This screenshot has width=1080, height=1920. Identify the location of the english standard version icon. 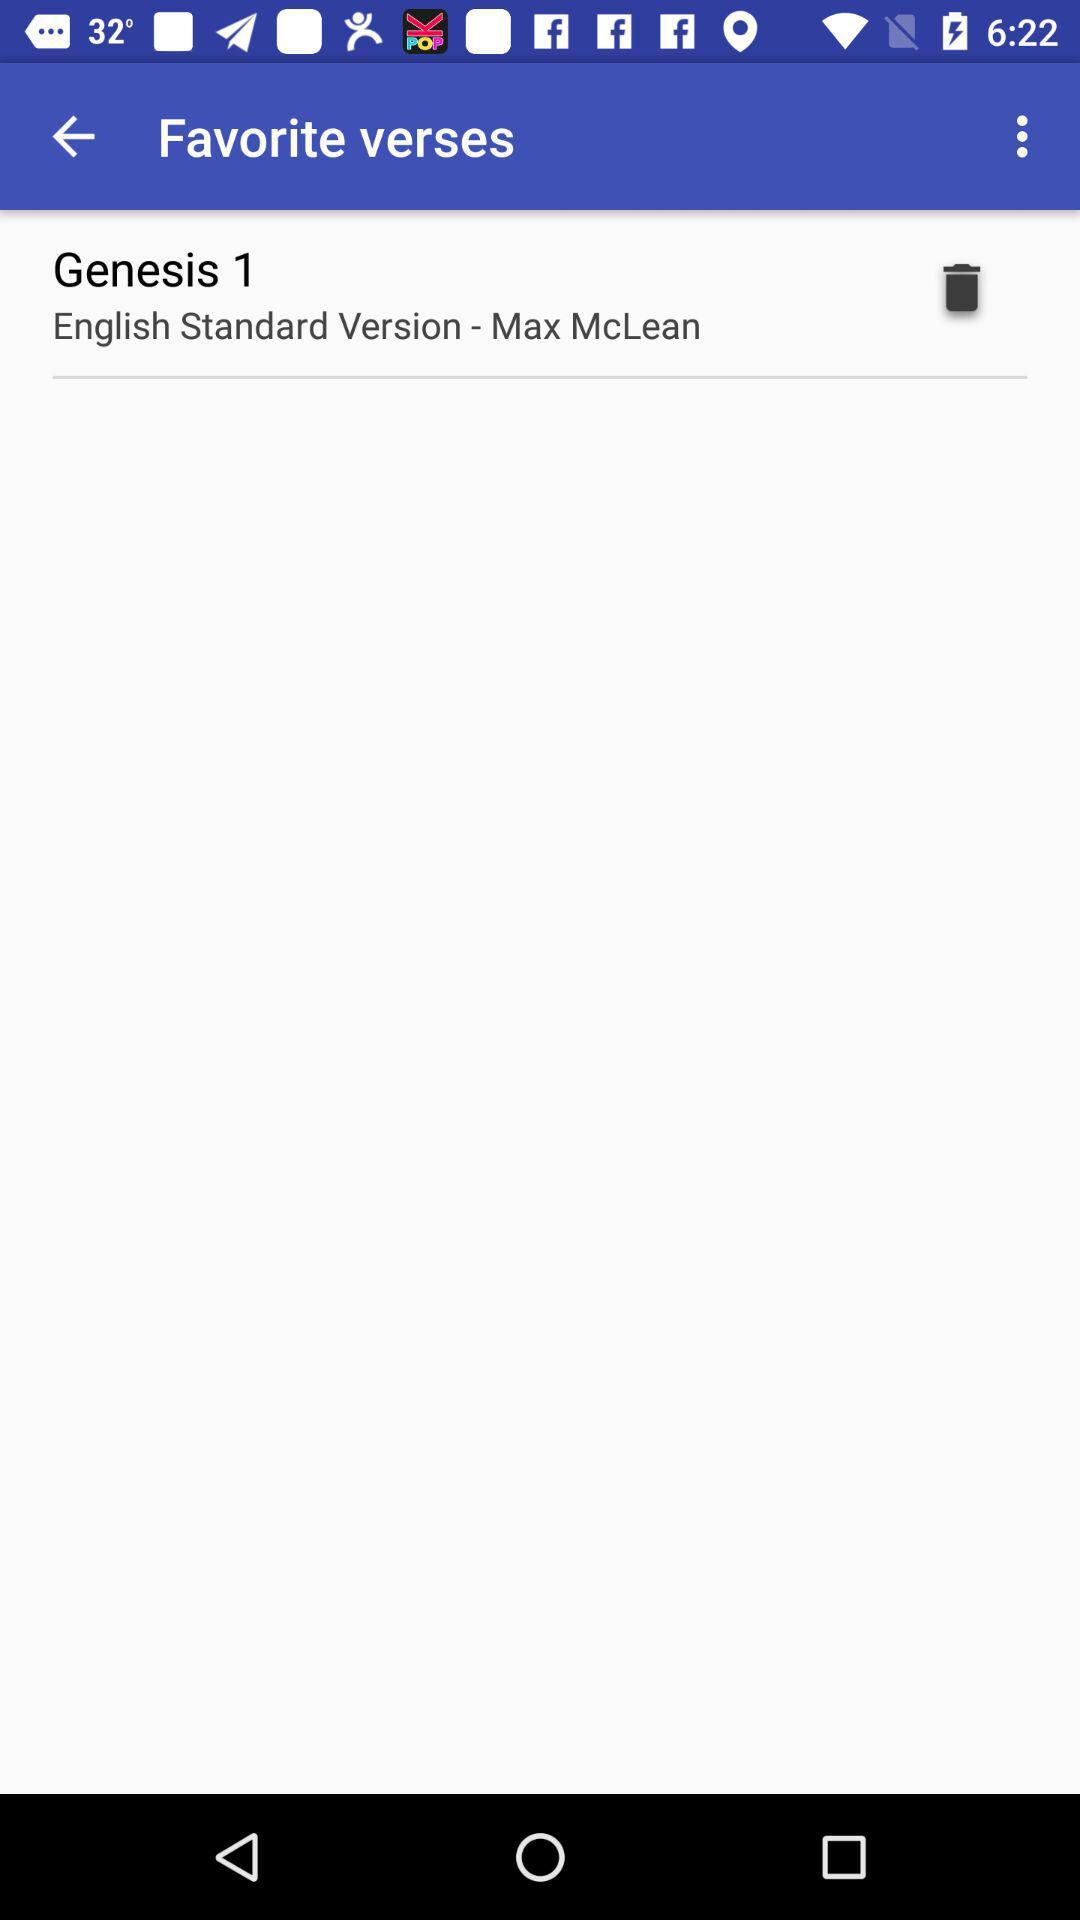
(376, 324).